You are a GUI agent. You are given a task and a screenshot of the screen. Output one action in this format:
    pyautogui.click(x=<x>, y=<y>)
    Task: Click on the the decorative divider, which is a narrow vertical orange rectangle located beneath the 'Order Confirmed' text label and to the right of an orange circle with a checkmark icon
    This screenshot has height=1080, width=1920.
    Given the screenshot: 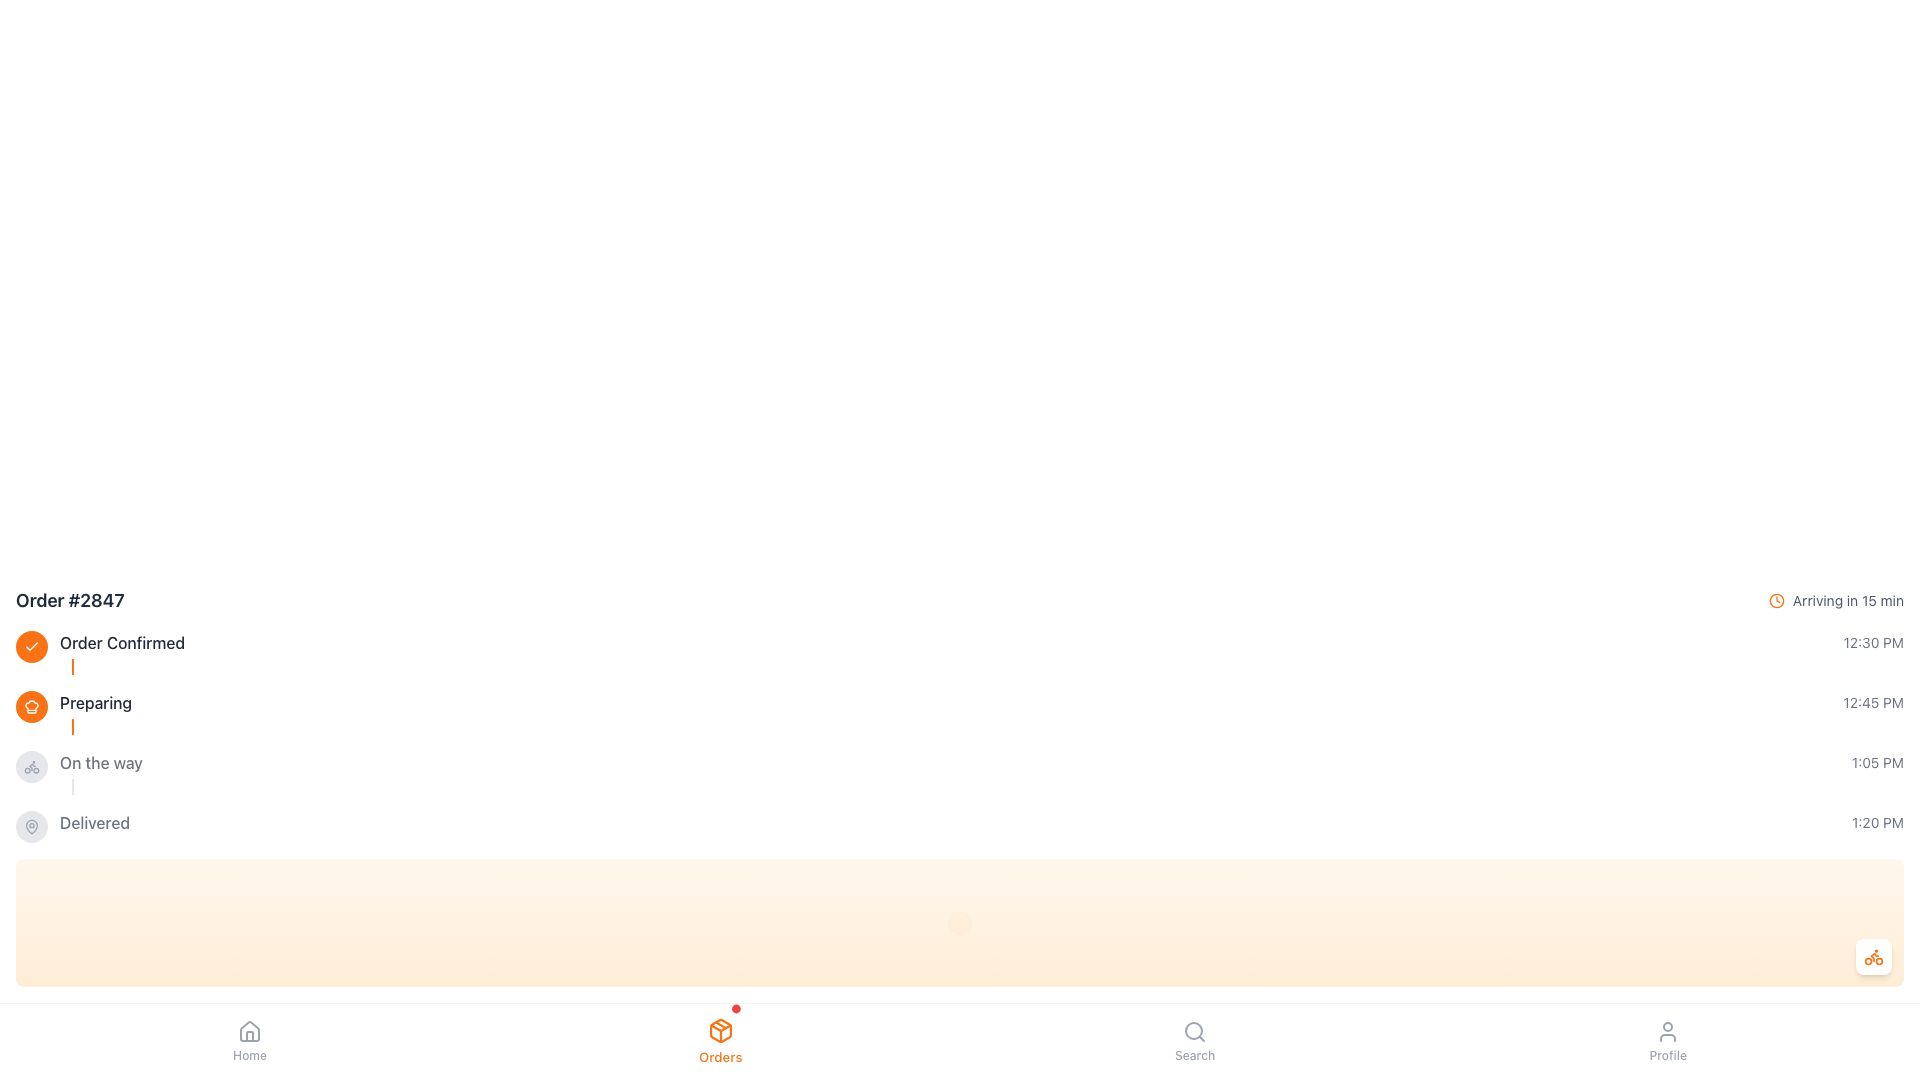 What is the action you would take?
    pyautogui.click(x=72, y=667)
    